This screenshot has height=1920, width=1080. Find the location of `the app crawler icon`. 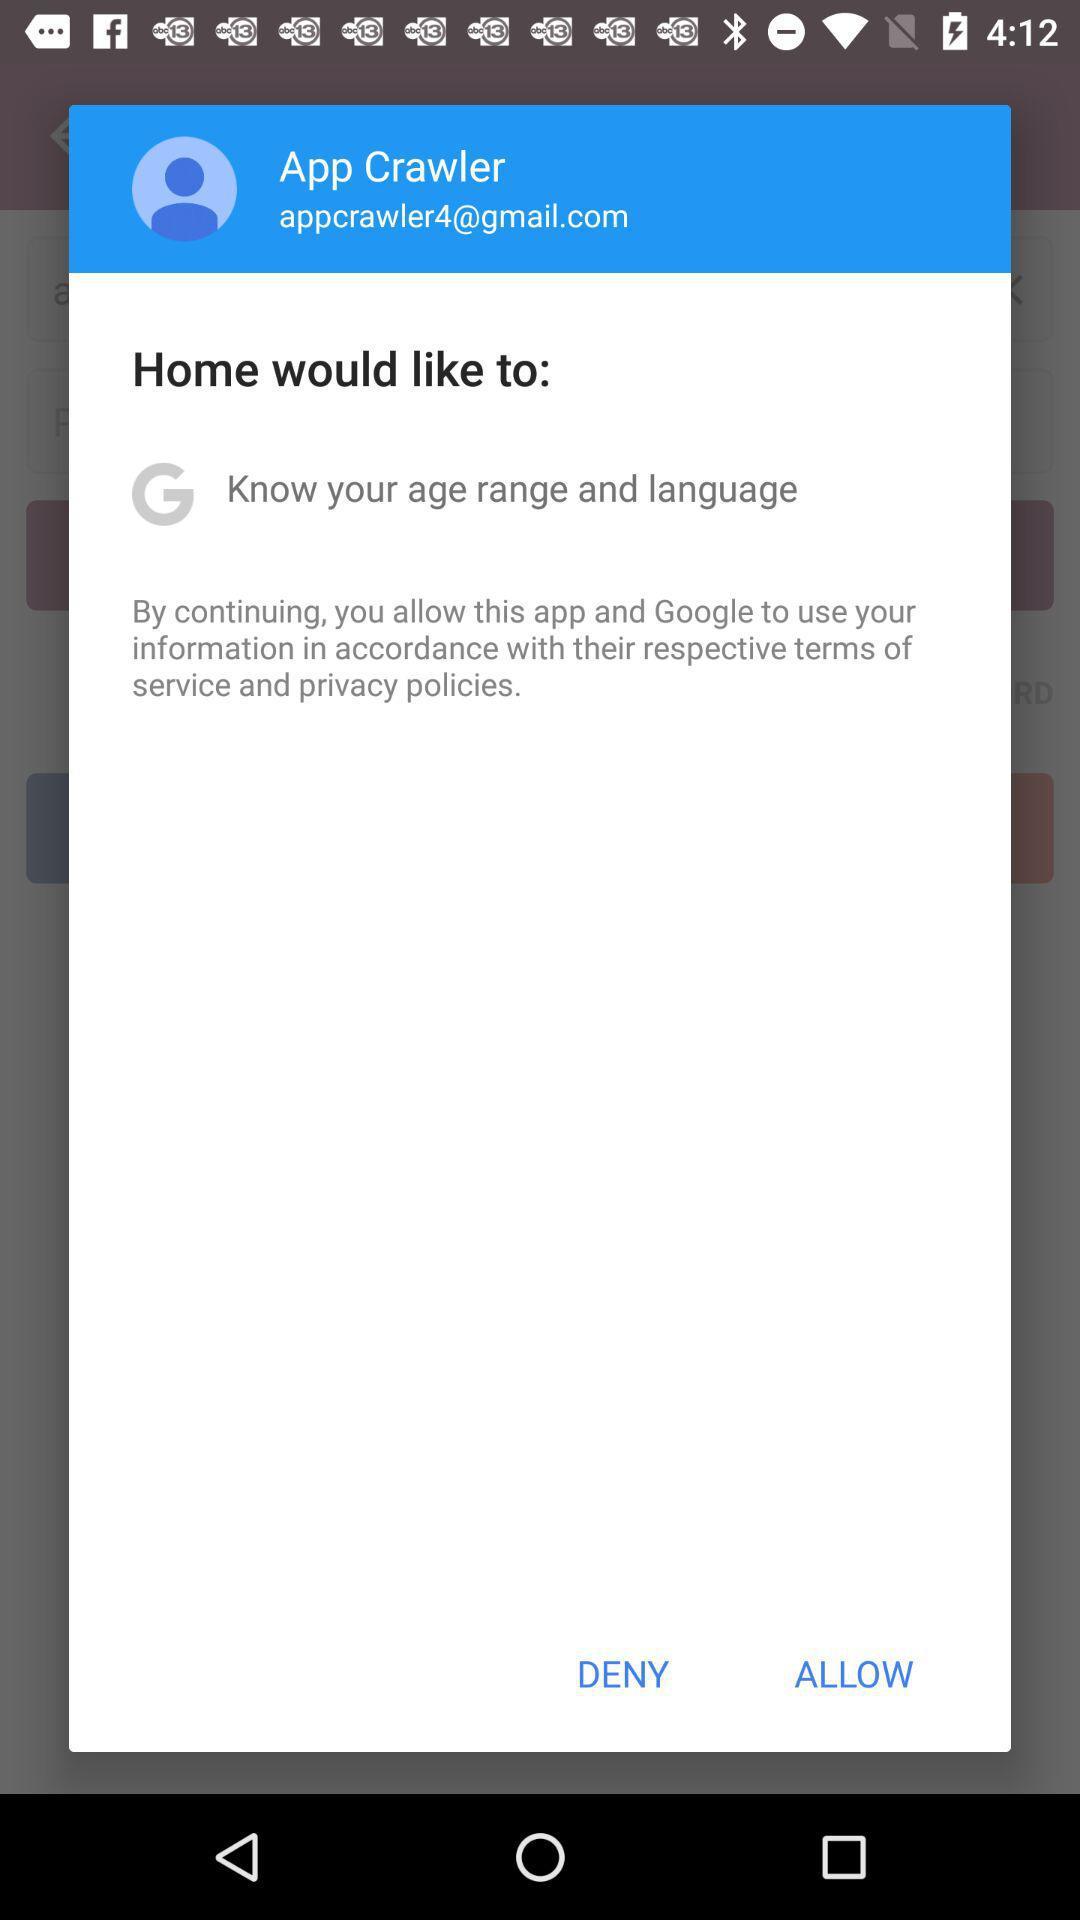

the app crawler icon is located at coordinates (392, 164).